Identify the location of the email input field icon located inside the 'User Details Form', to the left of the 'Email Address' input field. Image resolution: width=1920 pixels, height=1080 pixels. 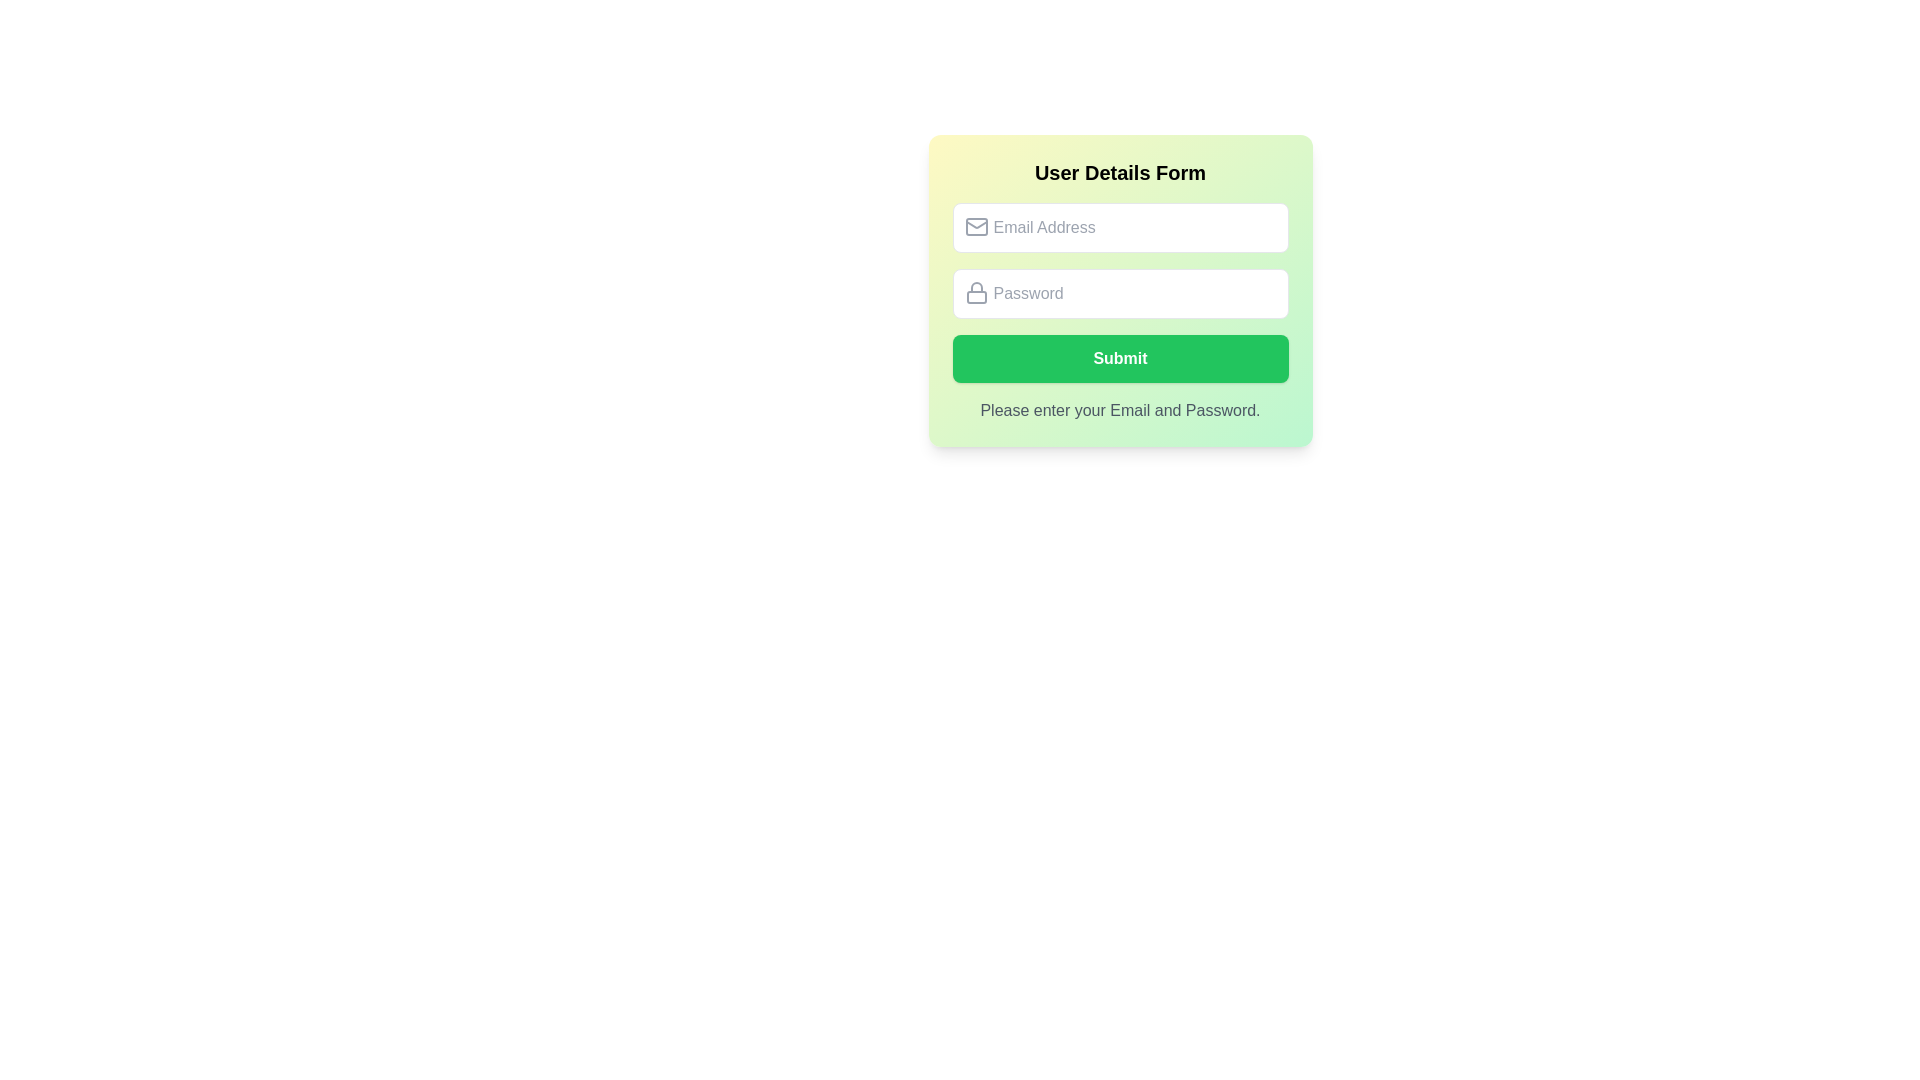
(976, 226).